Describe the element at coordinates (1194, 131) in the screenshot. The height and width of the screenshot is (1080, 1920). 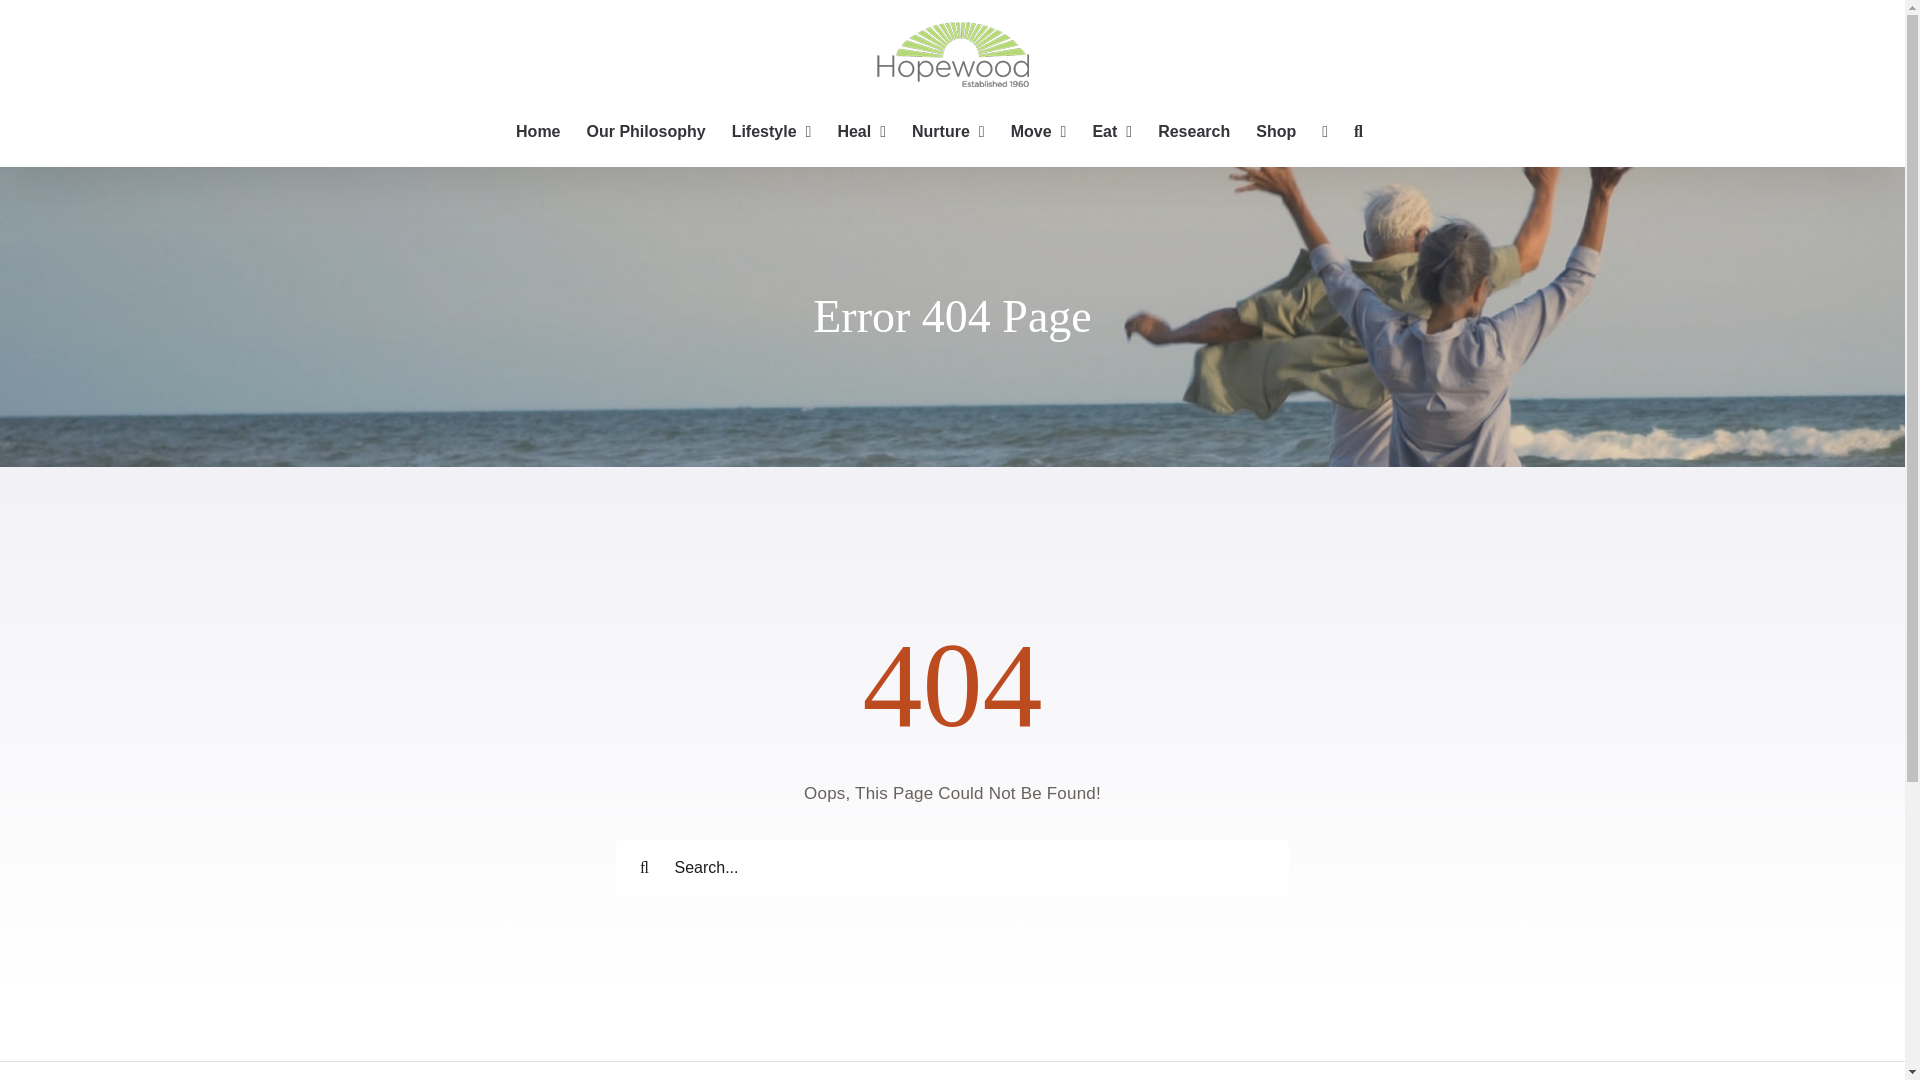
I see `'Research'` at that location.